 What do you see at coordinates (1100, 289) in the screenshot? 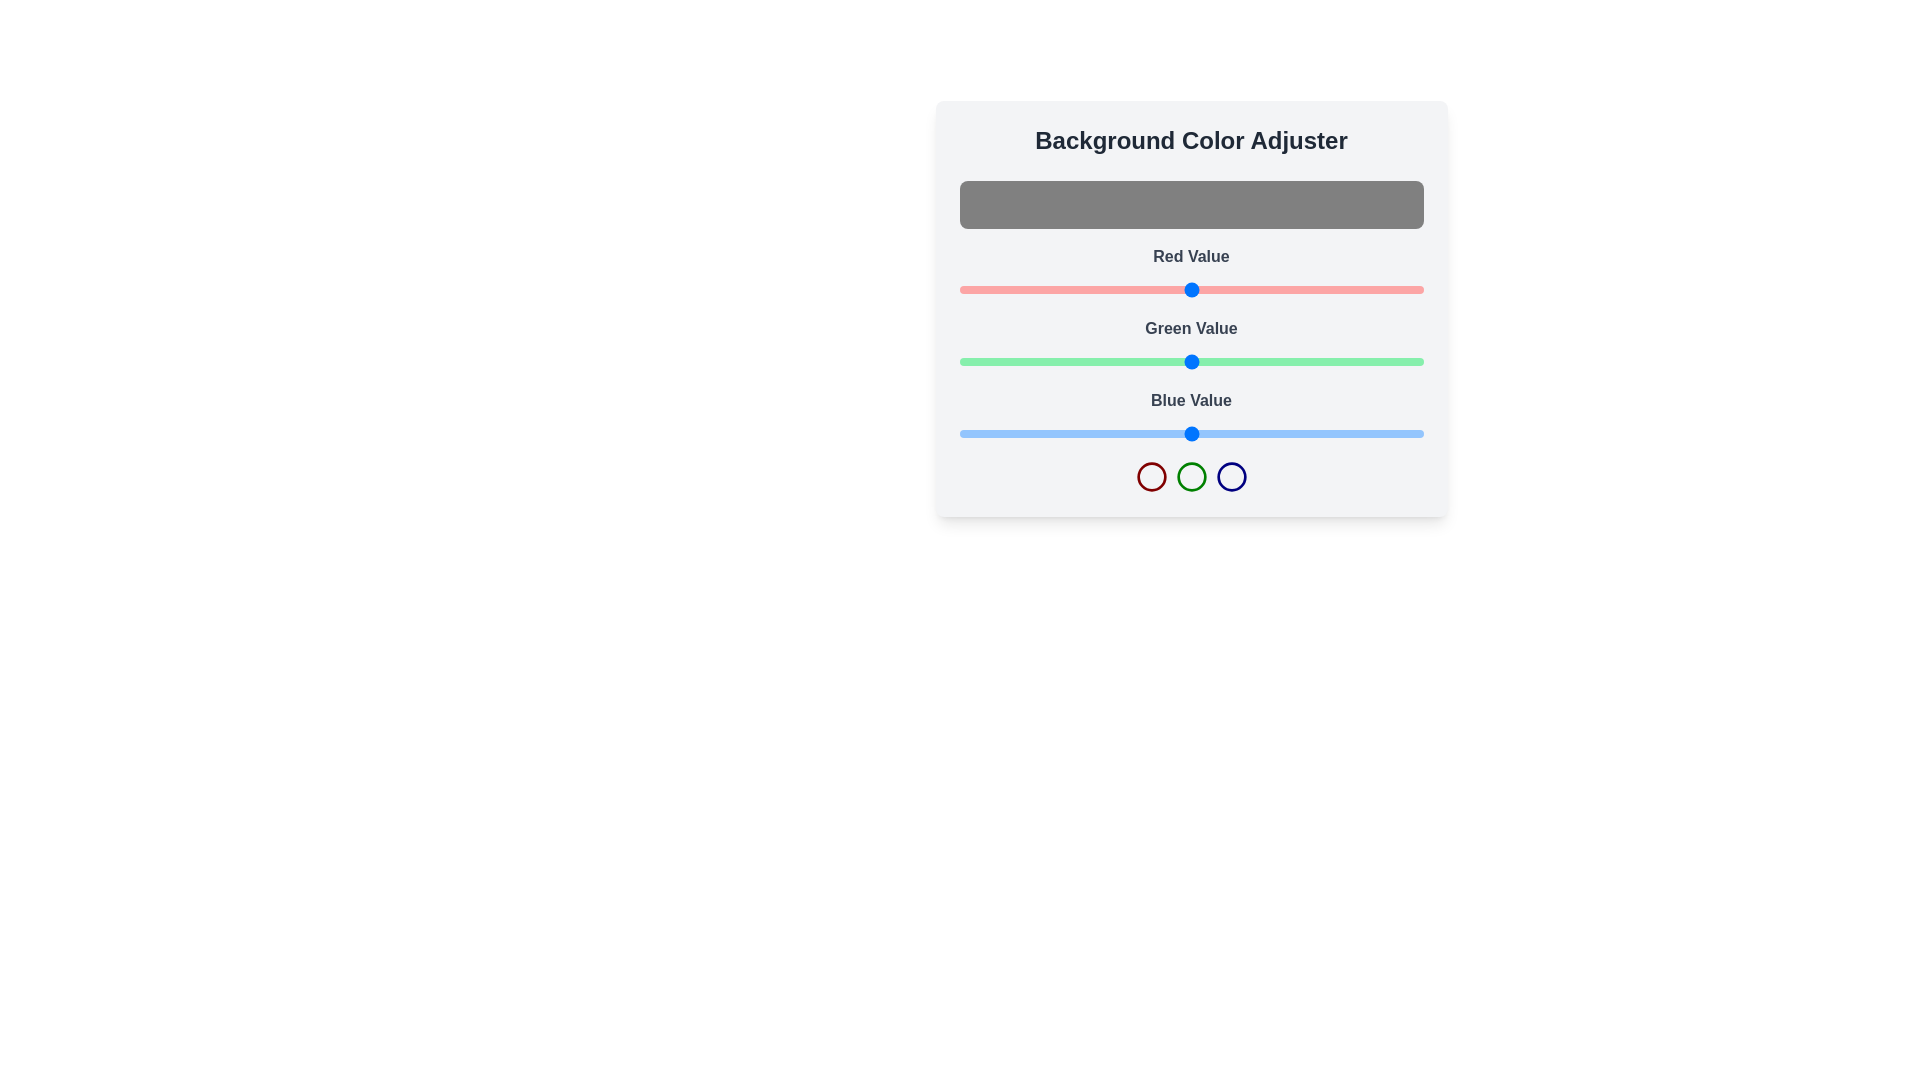
I see `the red color slider to set the red component to 78` at bounding box center [1100, 289].